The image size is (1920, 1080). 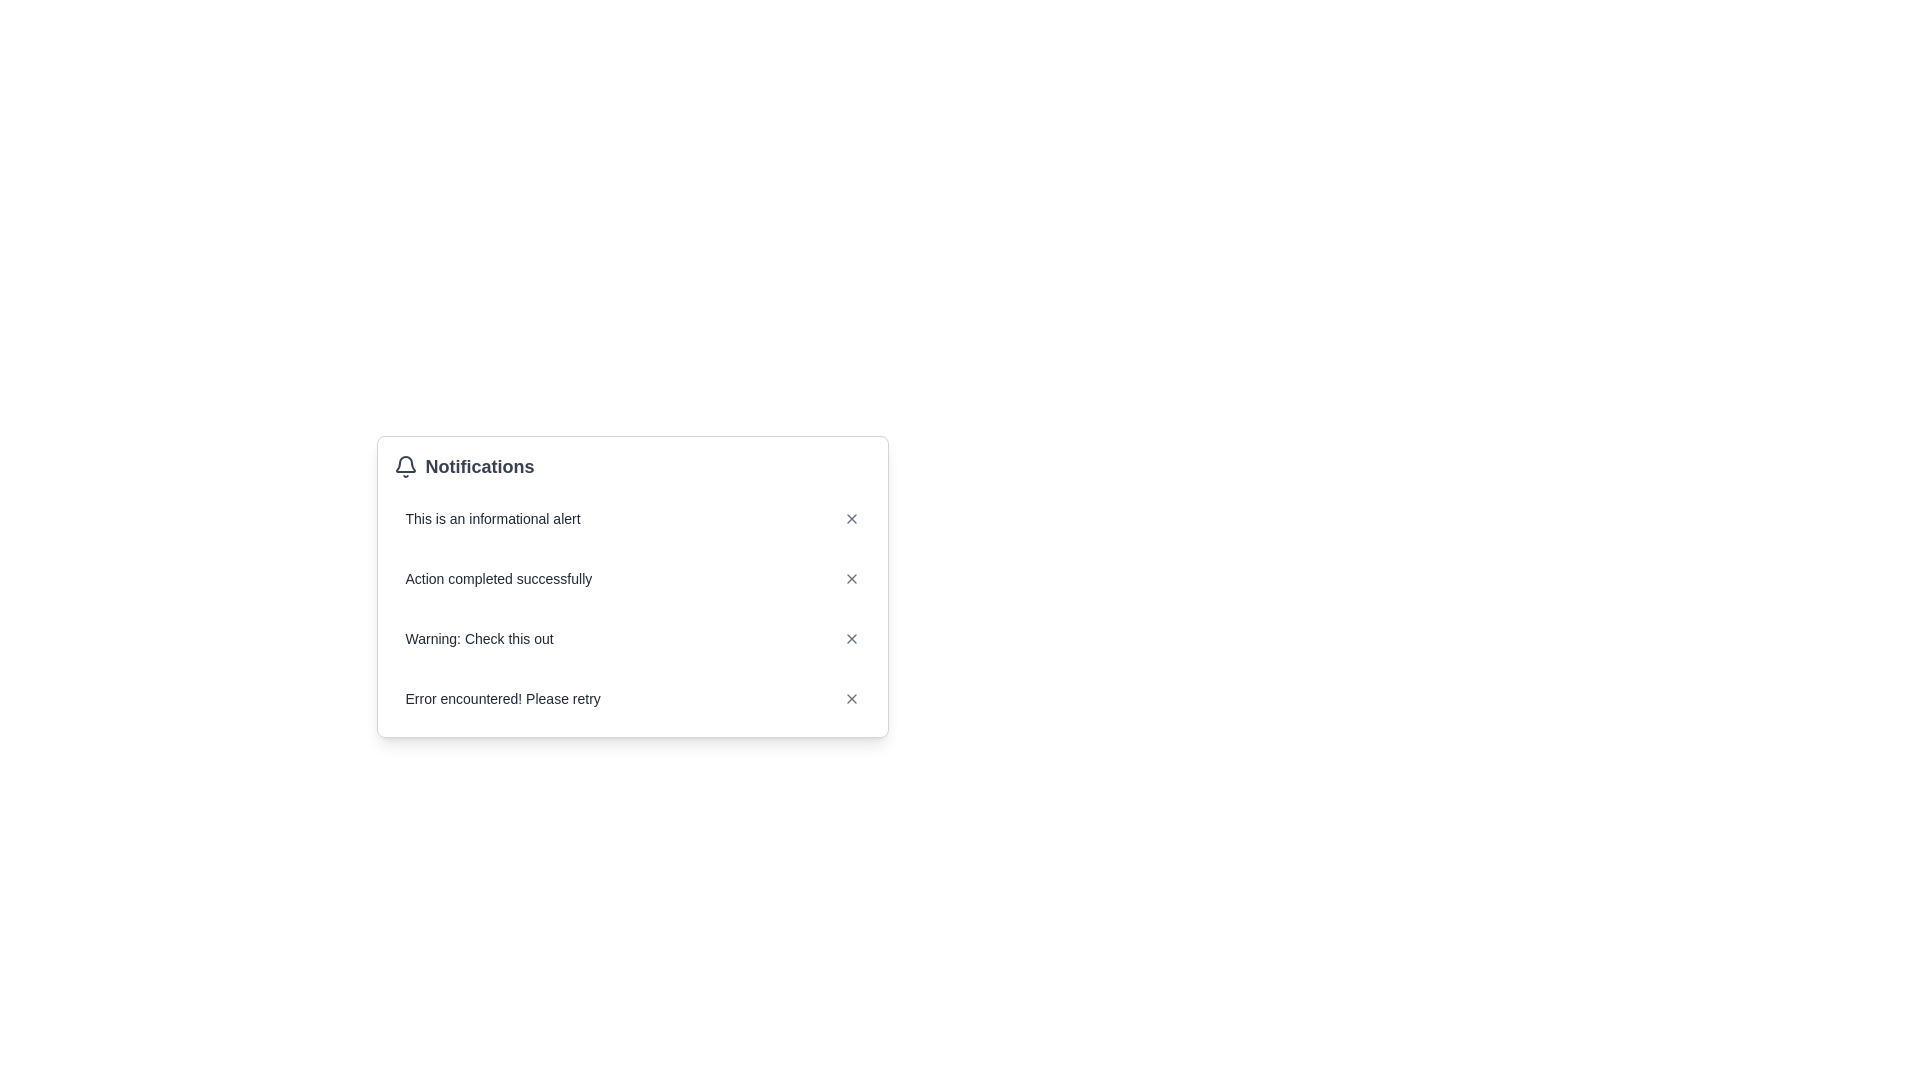 I want to click on the bell-shaped notification icon located in the header section of the notification panel, adjacent to the 'Notifications' title text, so click(x=404, y=464).